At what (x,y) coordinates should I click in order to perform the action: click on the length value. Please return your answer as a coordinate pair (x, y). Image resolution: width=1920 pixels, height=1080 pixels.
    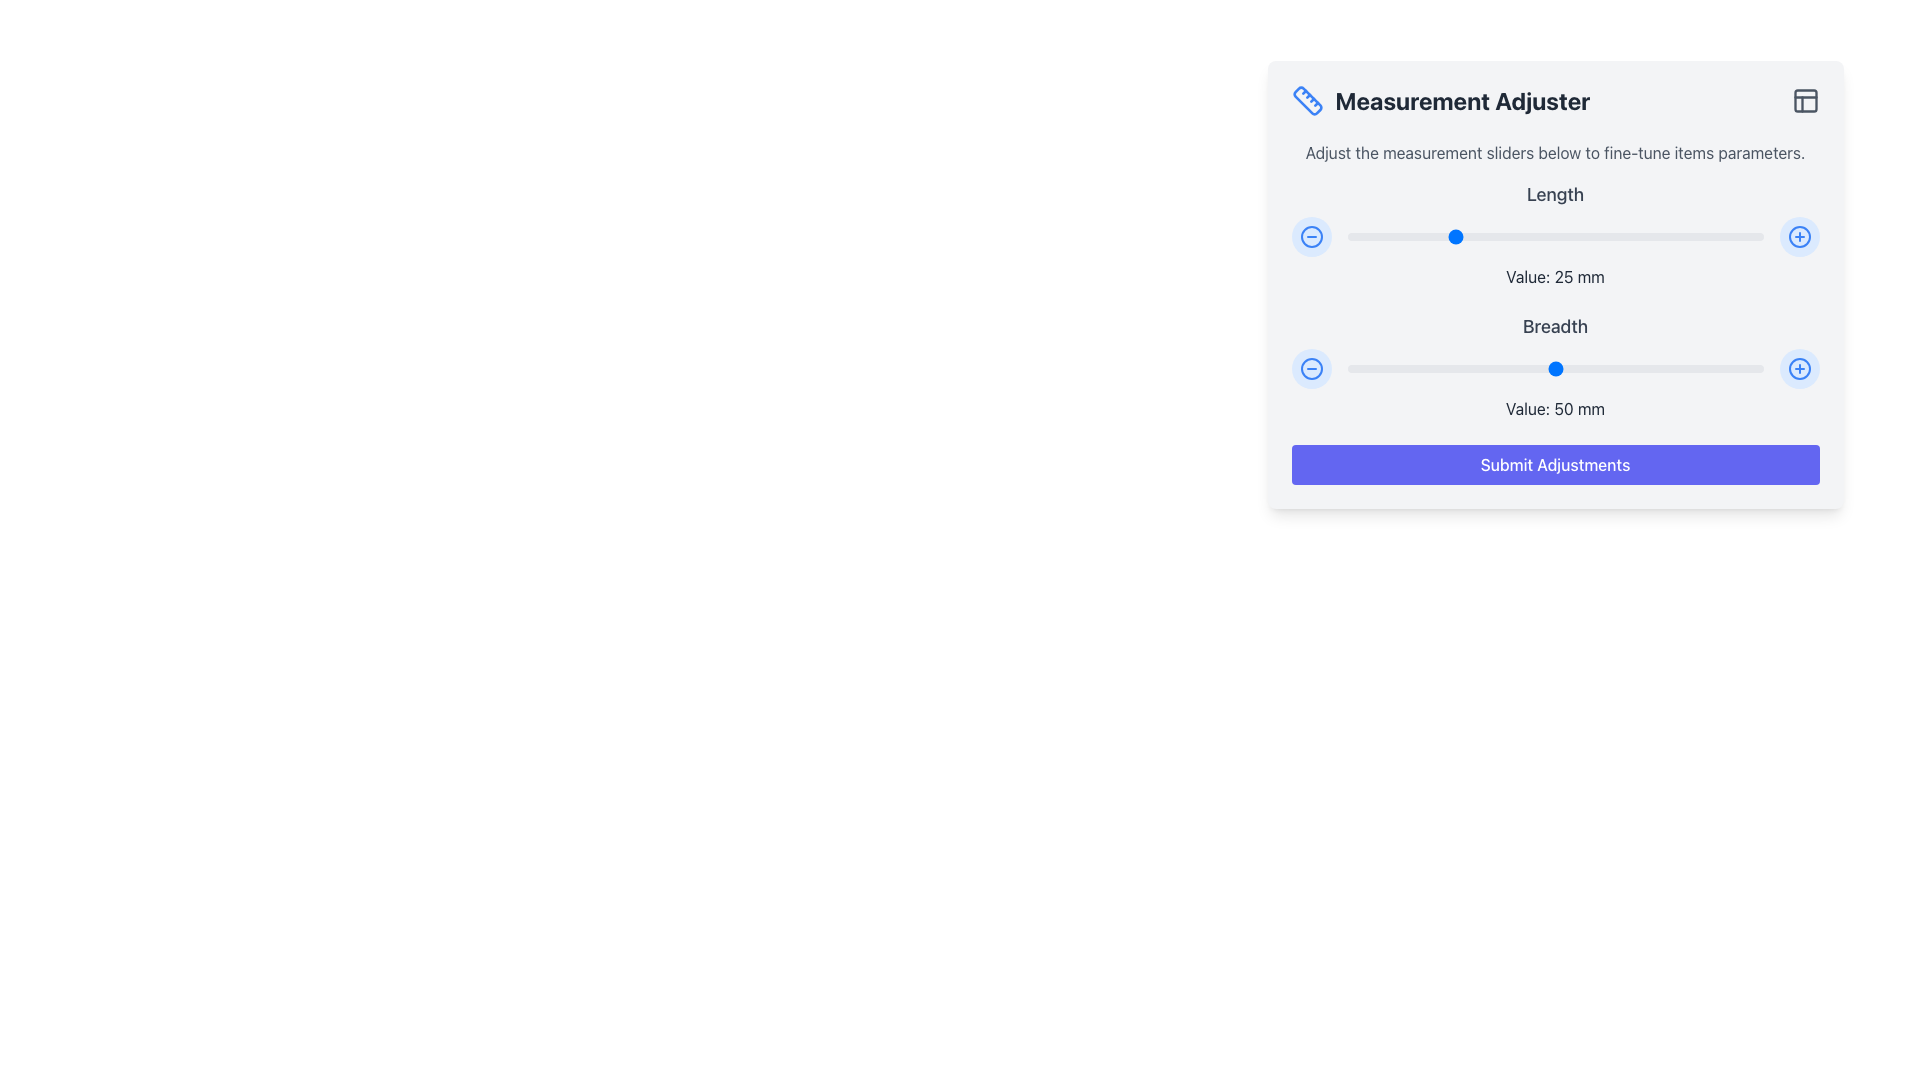
    Looking at the image, I should click on (1509, 235).